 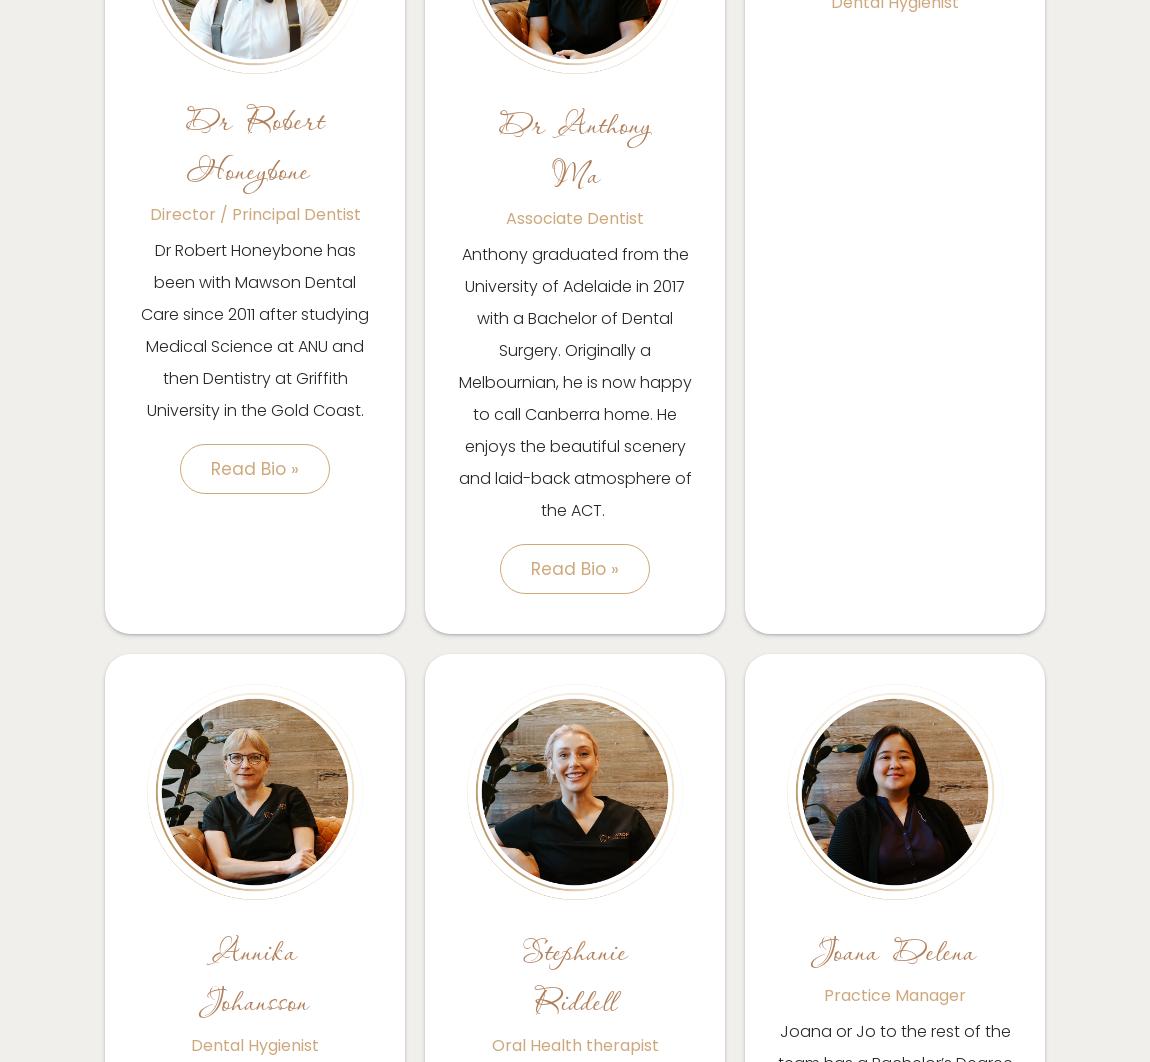 What do you see at coordinates (574, 1044) in the screenshot?
I see `'Oral Health therapist'` at bounding box center [574, 1044].